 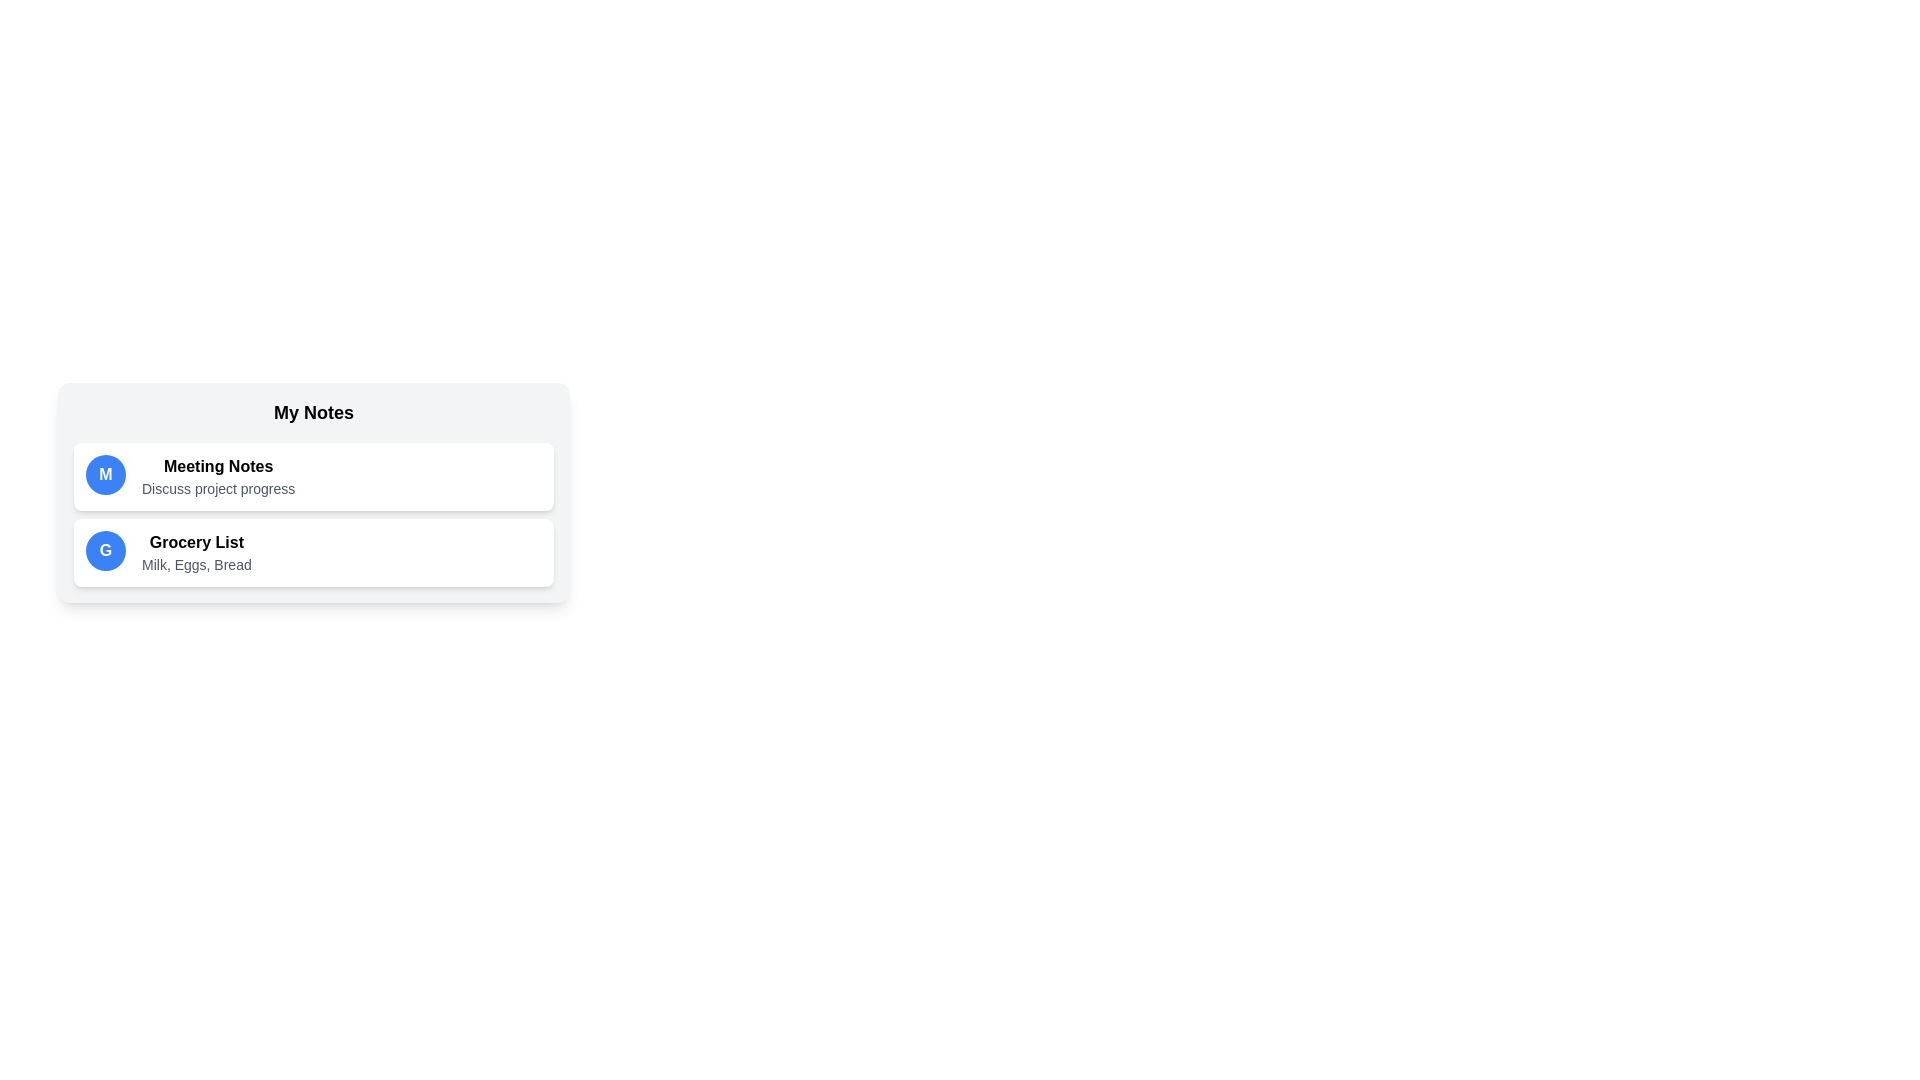 What do you see at coordinates (312, 477) in the screenshot?
I see `the note titled Meeting Notes to select it` at bounding box center [312, 477].